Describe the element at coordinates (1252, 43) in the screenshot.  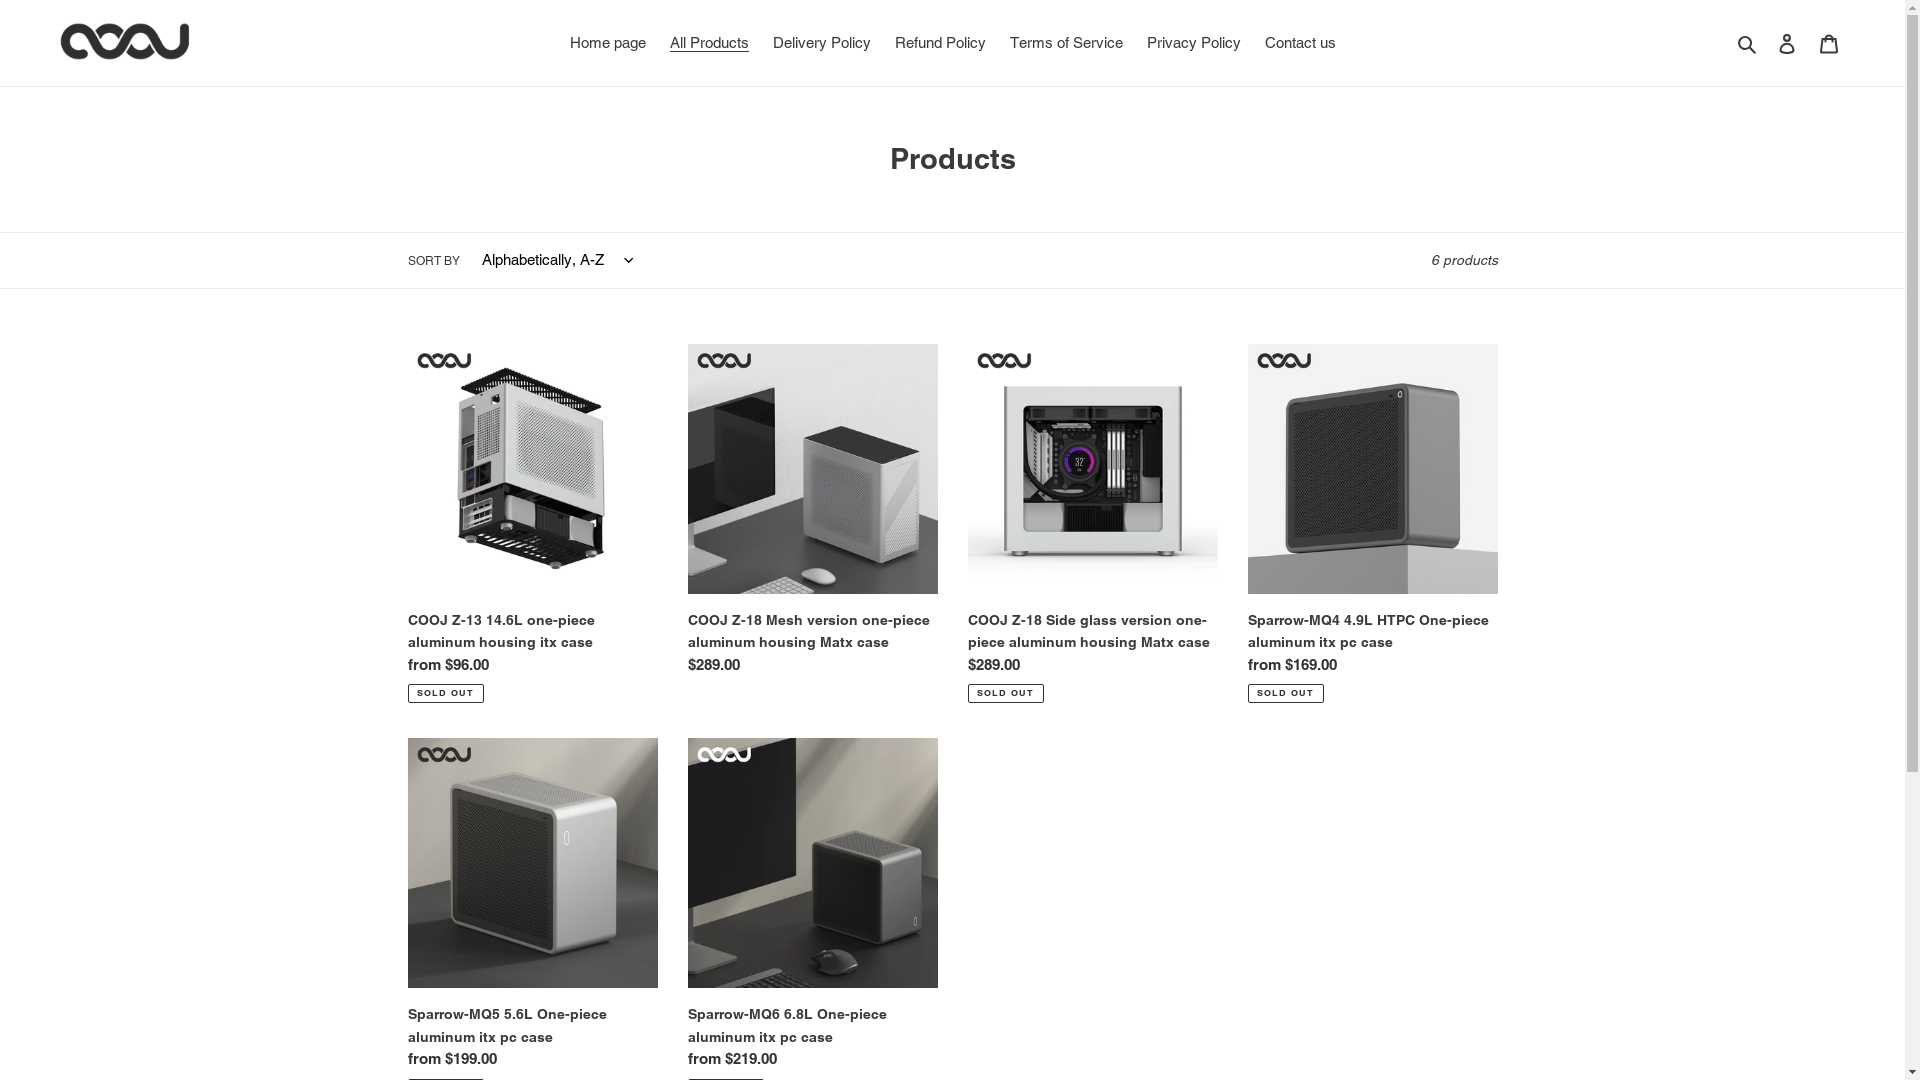
I see `'Contact us'` at that location.